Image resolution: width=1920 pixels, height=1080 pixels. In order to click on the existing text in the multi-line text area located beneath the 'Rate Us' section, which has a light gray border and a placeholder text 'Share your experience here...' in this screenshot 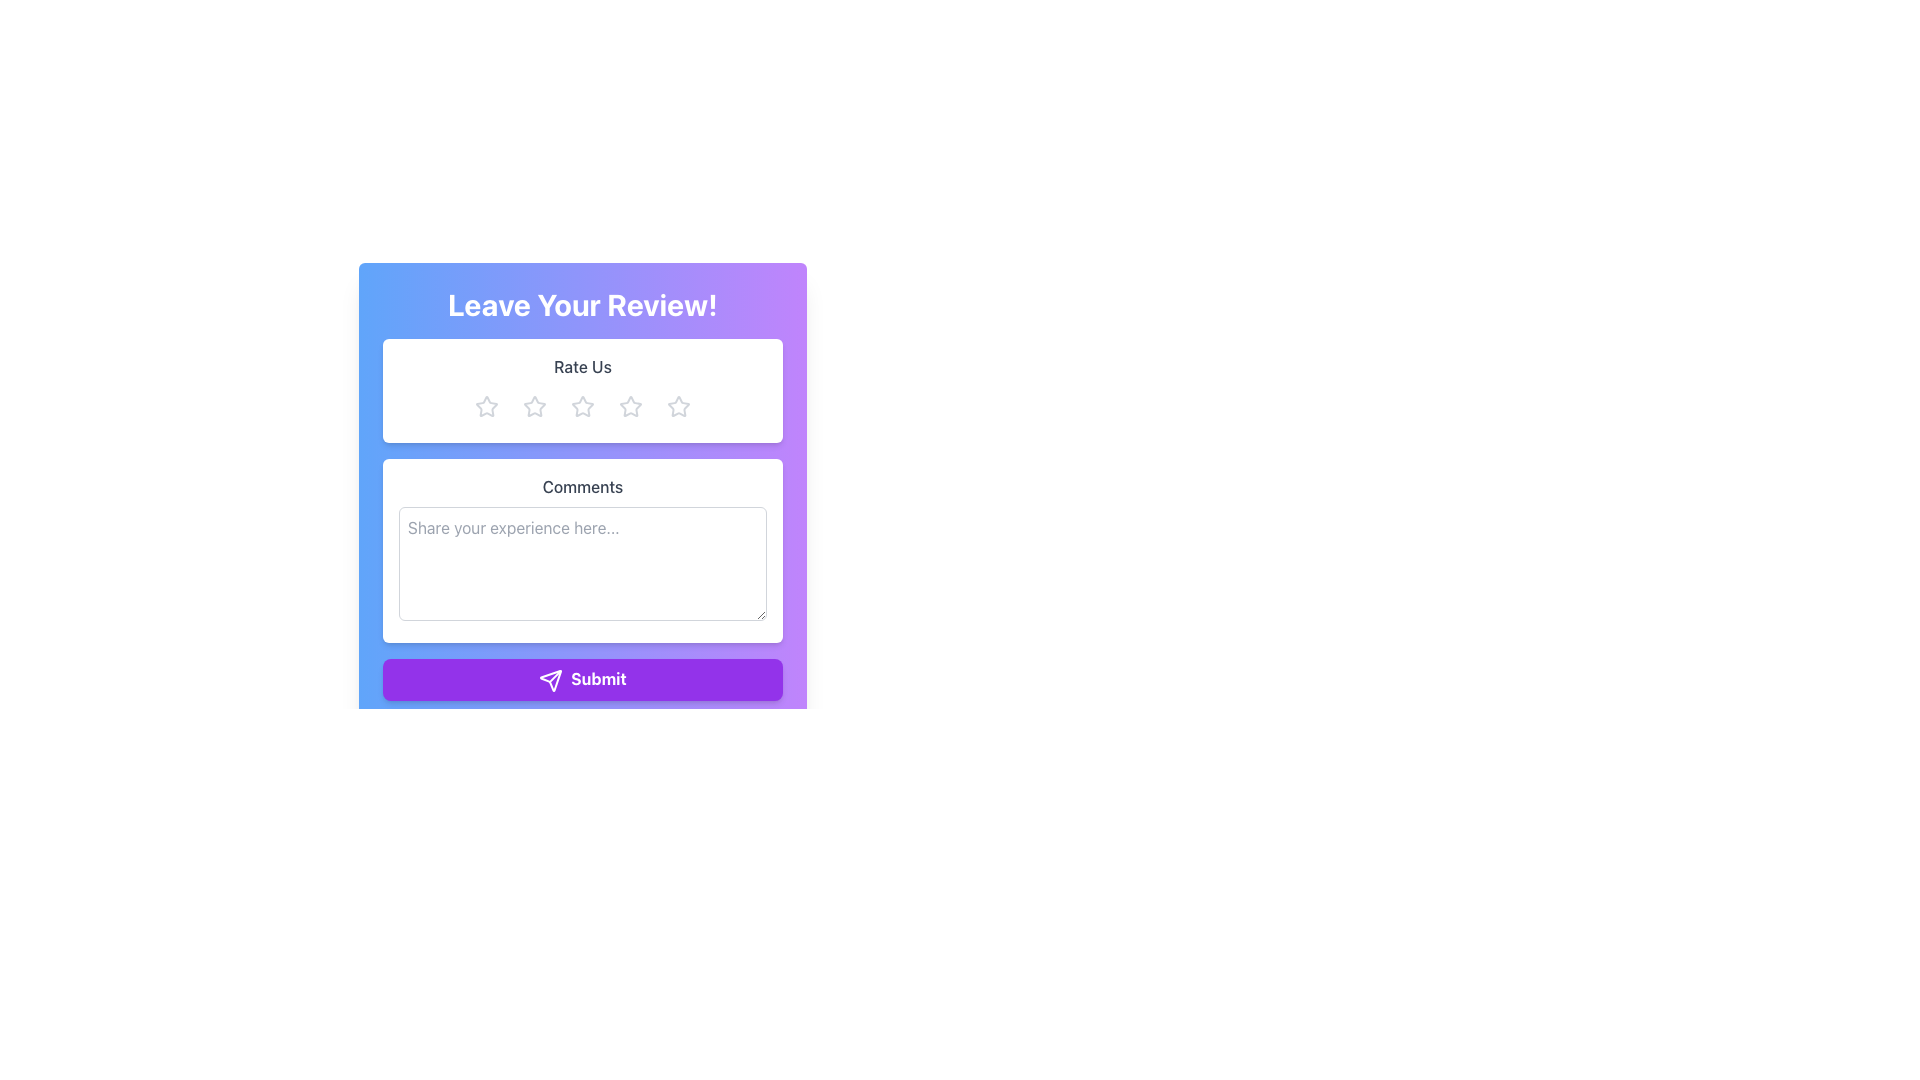, I will do `click(581, 563)`.